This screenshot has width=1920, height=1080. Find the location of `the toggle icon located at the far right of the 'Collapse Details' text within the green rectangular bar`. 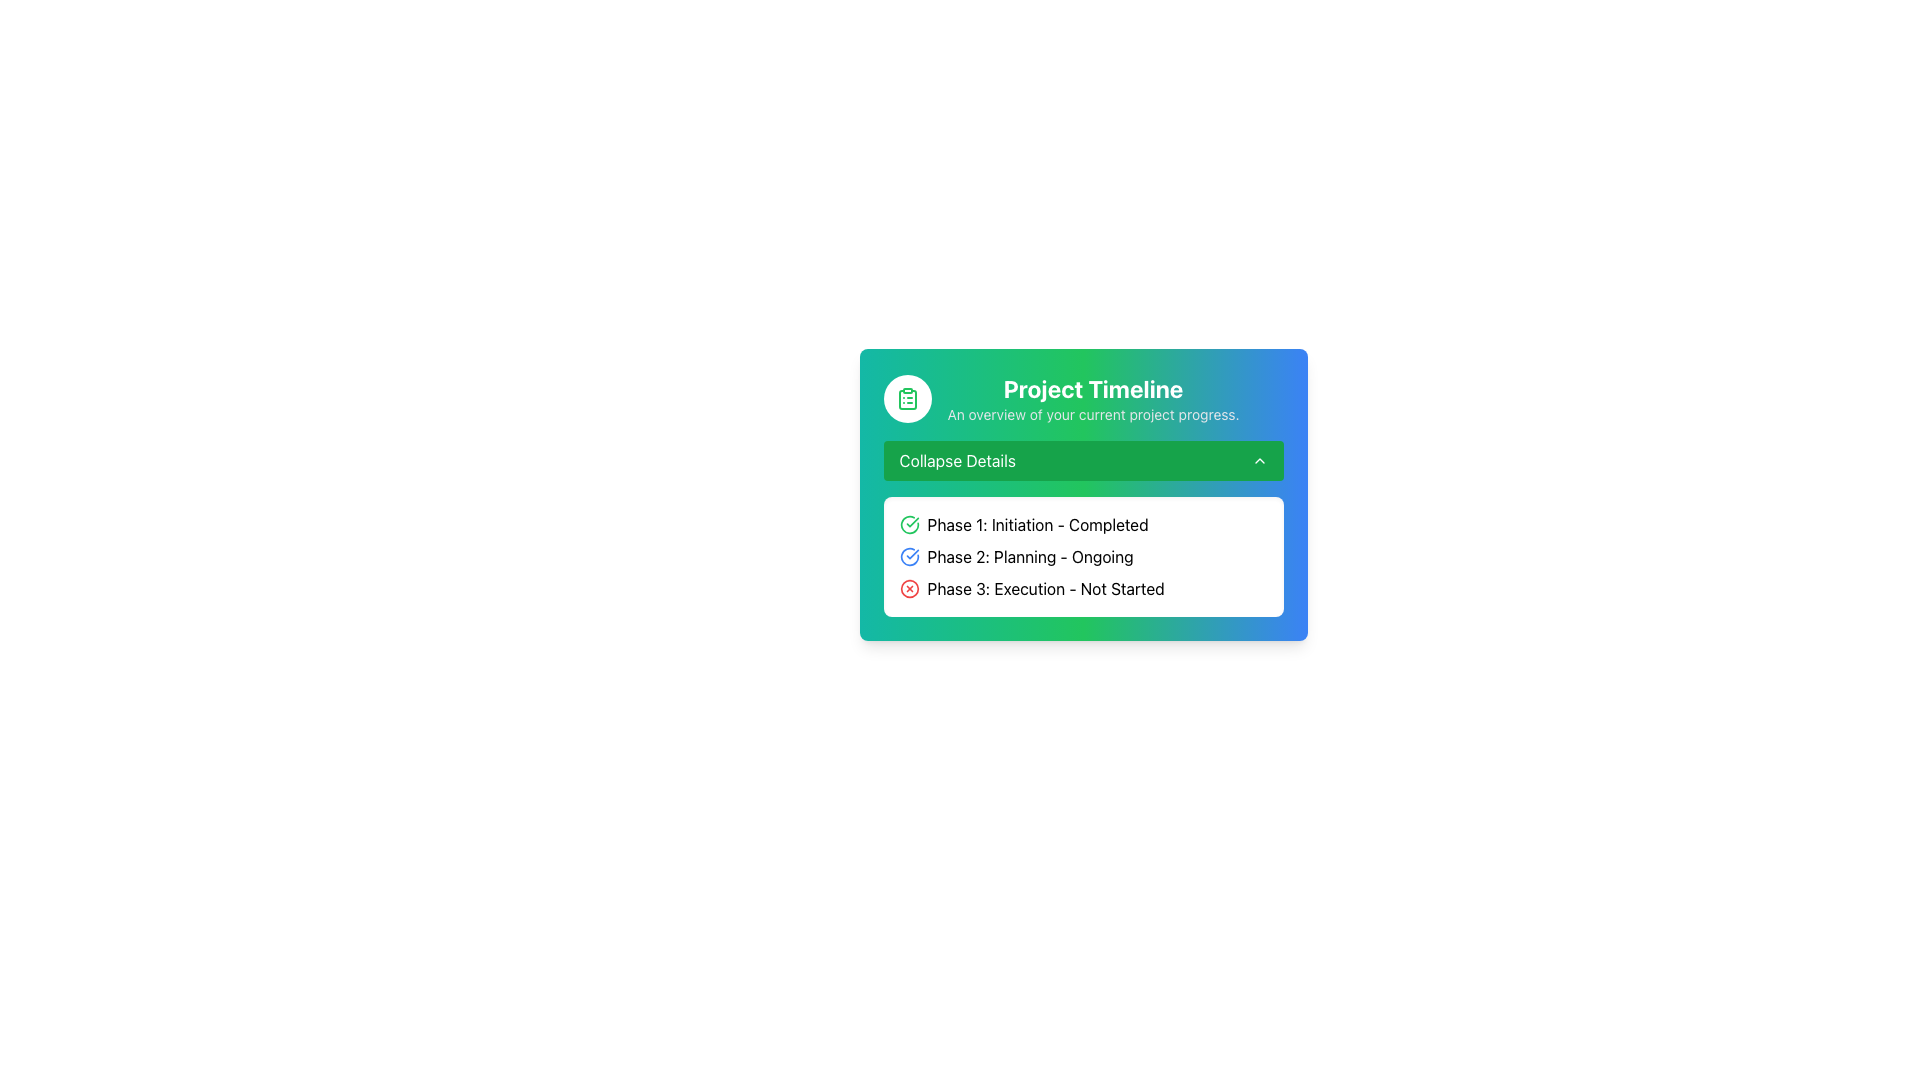

the toggle icon located at the far right of the 'Collapse Details' text within the green rectangular bar is located at coordinates (1258, 461).